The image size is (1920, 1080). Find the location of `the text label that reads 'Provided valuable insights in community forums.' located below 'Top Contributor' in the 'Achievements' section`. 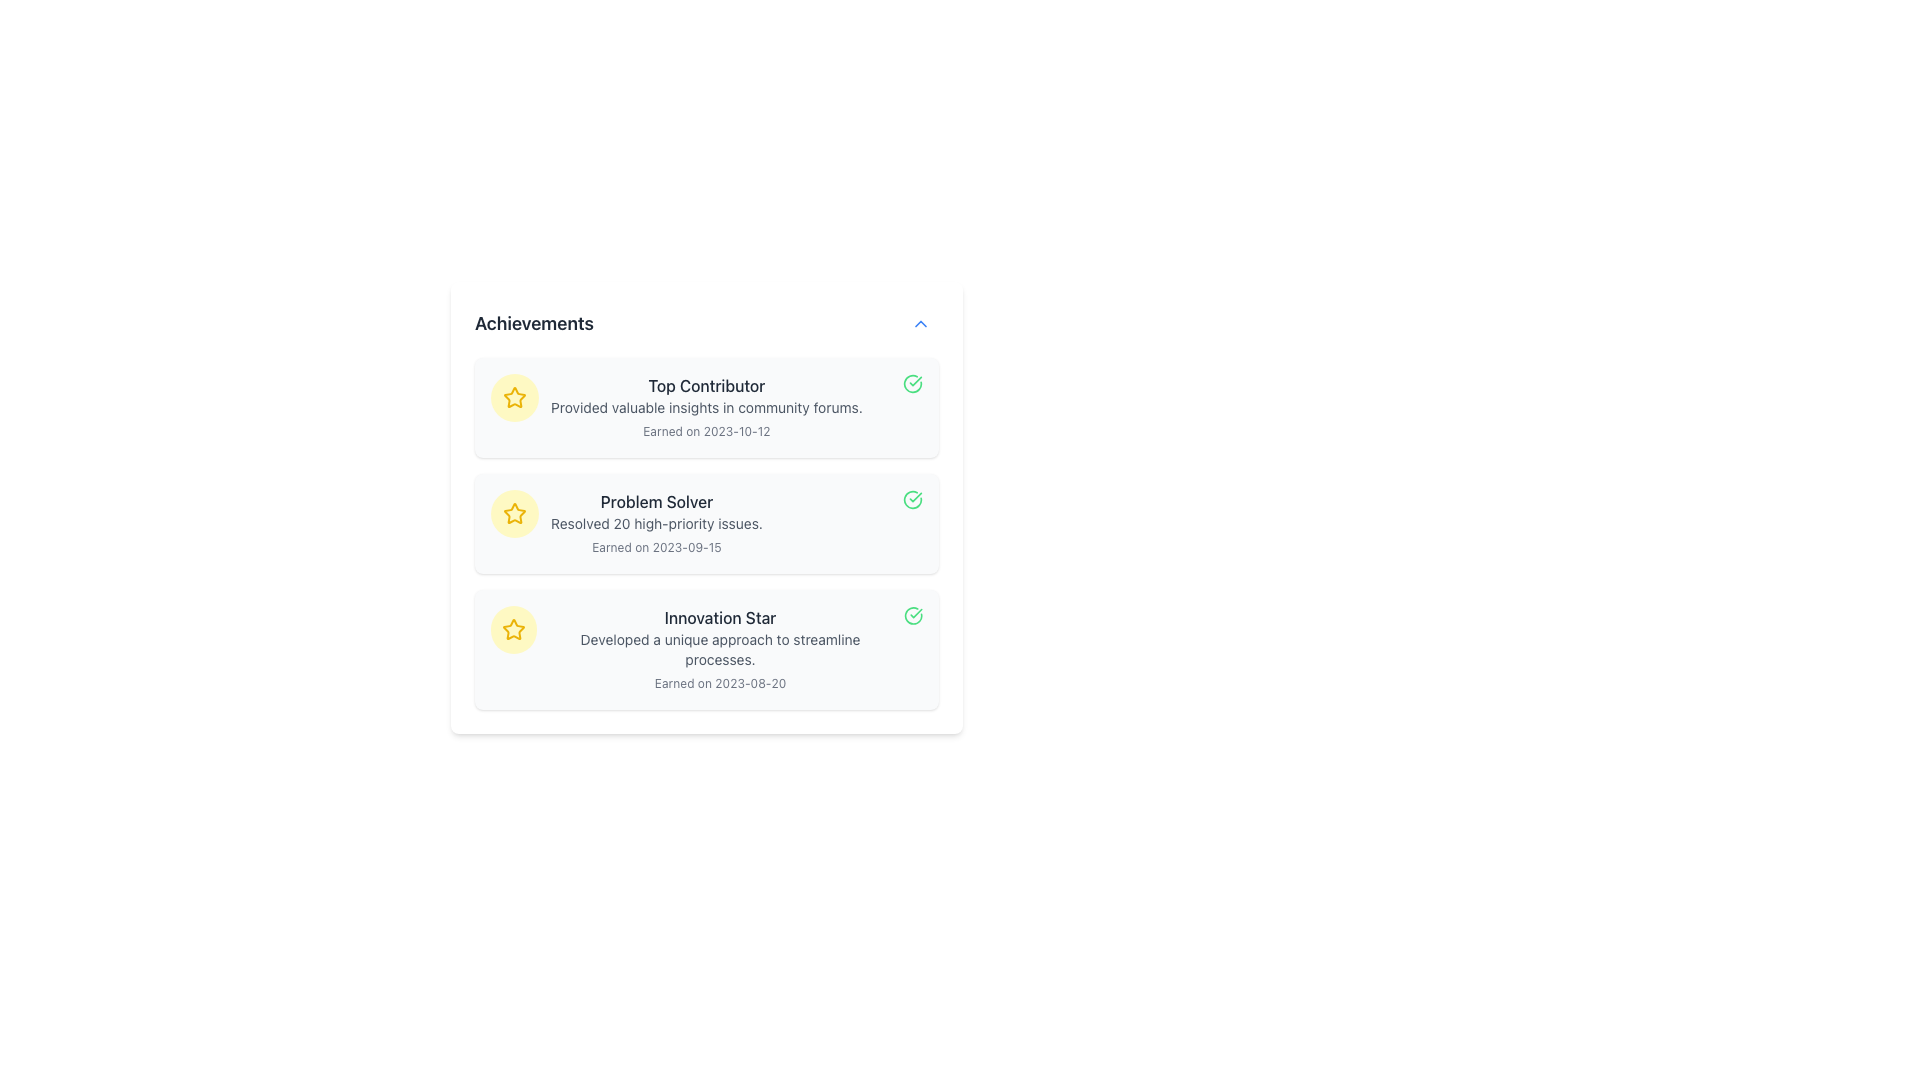

the text label that reads 'Provided valuable insights in community forums.' located below 'Top Contributor' in the 'Achievements' section is located at coordinates (706, 407).